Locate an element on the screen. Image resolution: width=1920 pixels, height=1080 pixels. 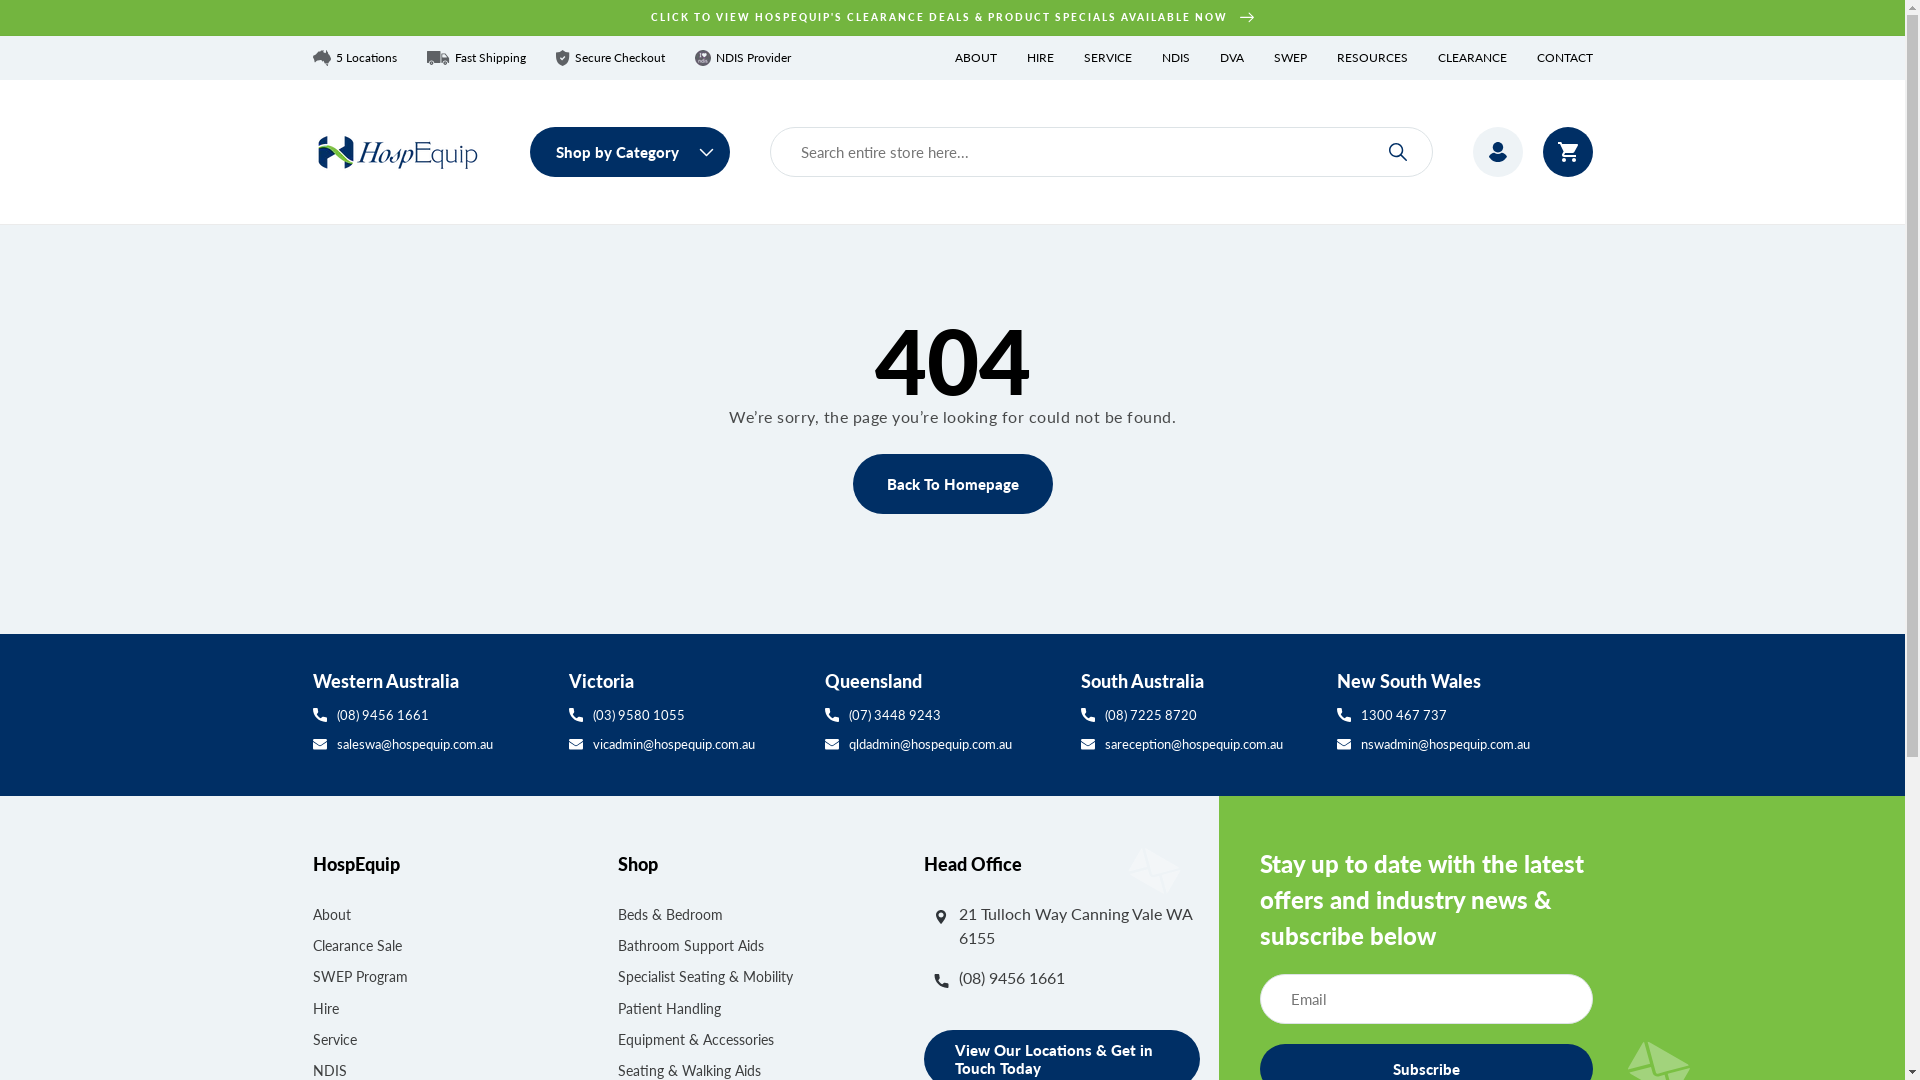
'Patient Handling' is located at coordinates (669, 1008).